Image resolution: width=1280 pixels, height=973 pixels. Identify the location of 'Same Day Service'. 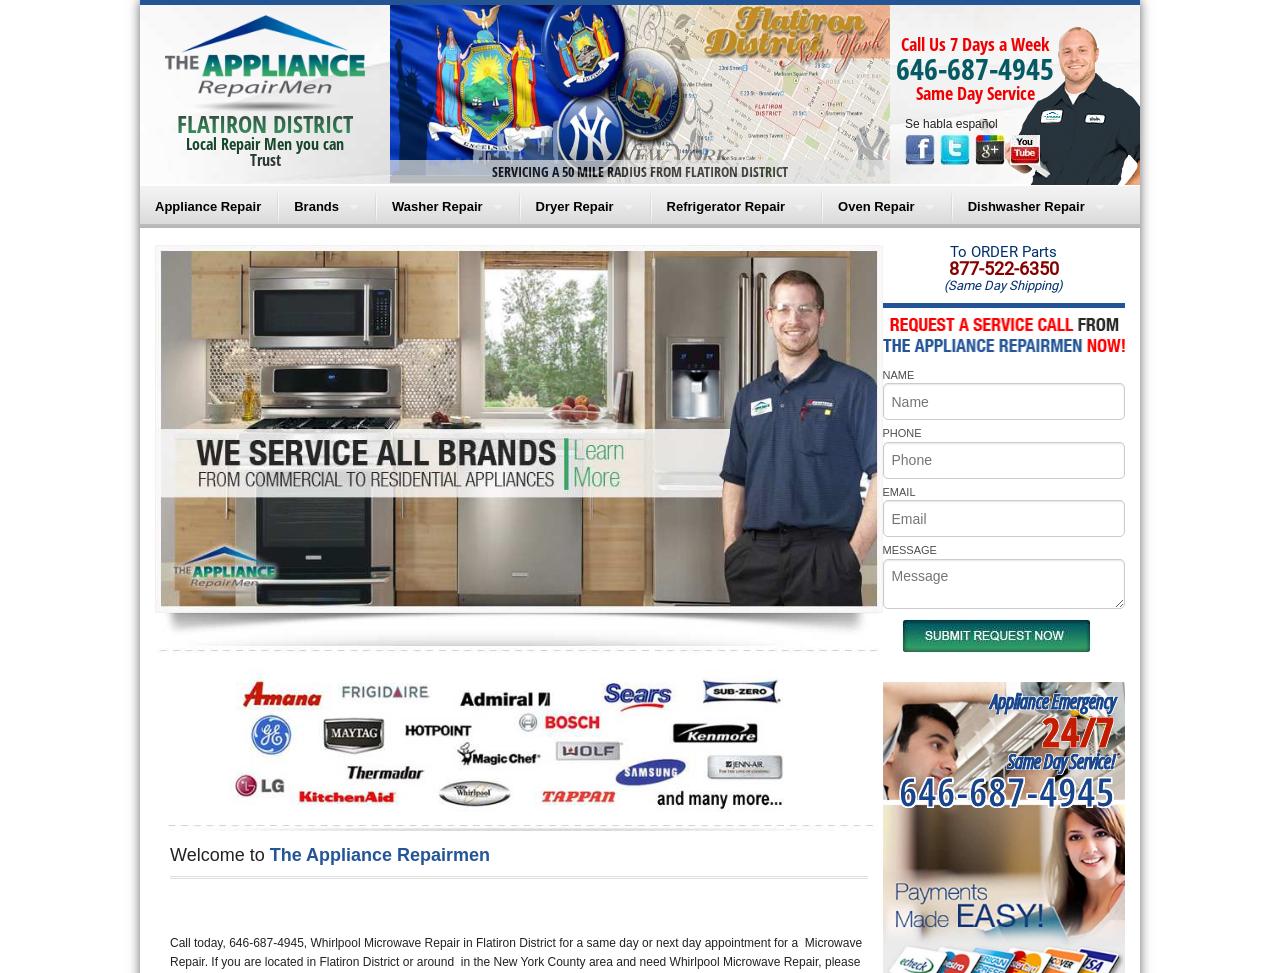
(913, 92).